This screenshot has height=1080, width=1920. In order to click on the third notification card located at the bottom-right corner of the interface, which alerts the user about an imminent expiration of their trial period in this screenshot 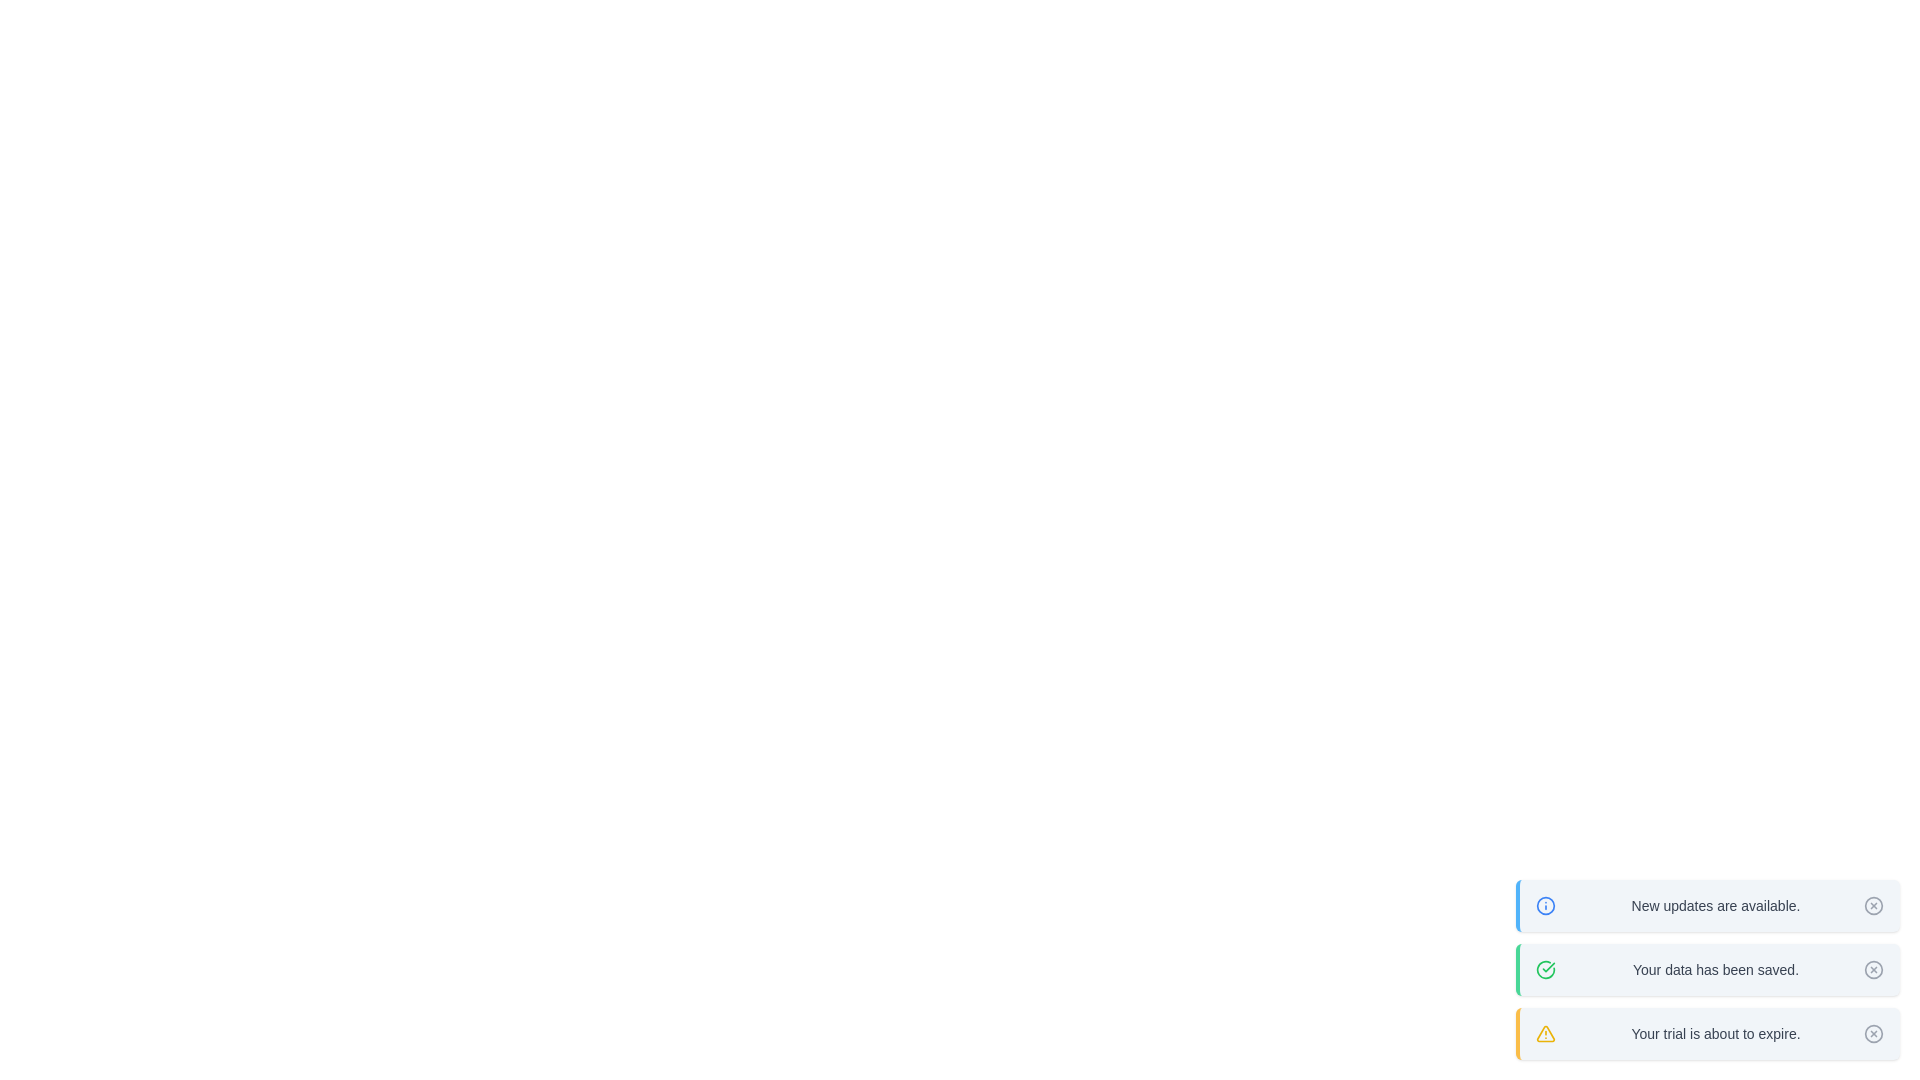, I will do `click(1707, 1033)`.